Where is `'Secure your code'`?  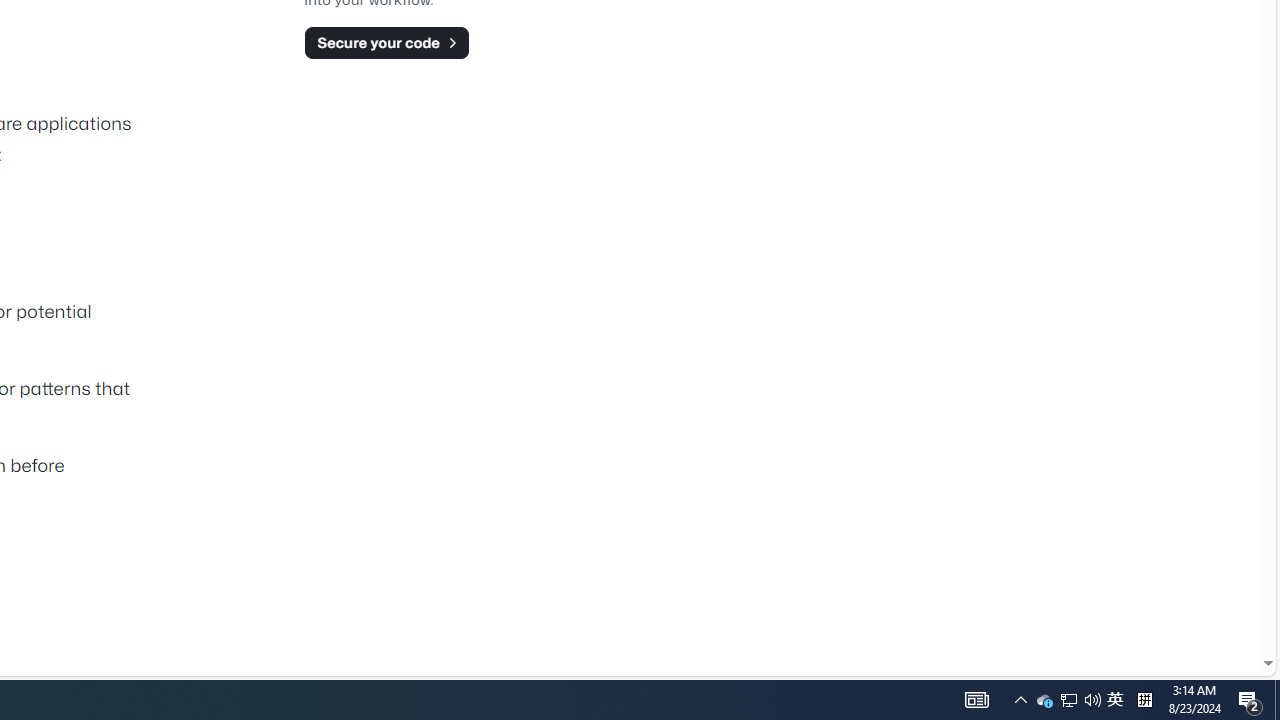
'Secure your code' is located at coordinates (386, 42).